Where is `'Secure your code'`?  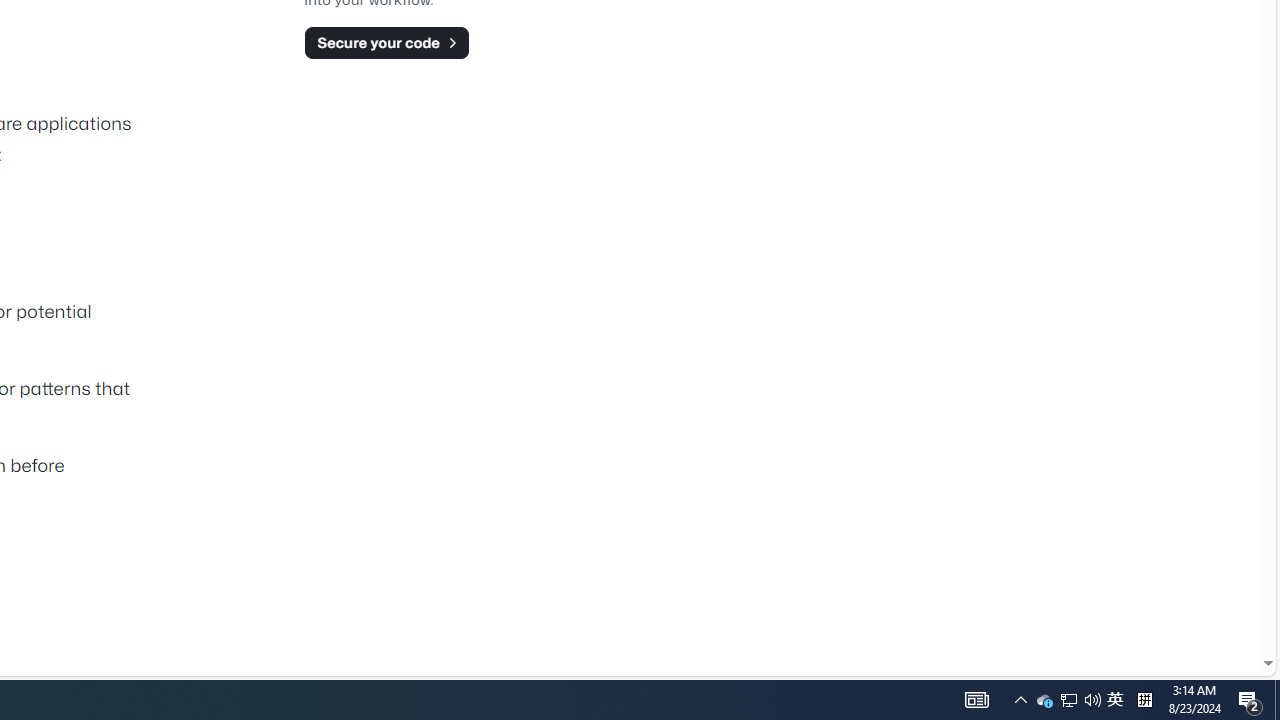
'Secure your code' is located at coordinates (386, 42).